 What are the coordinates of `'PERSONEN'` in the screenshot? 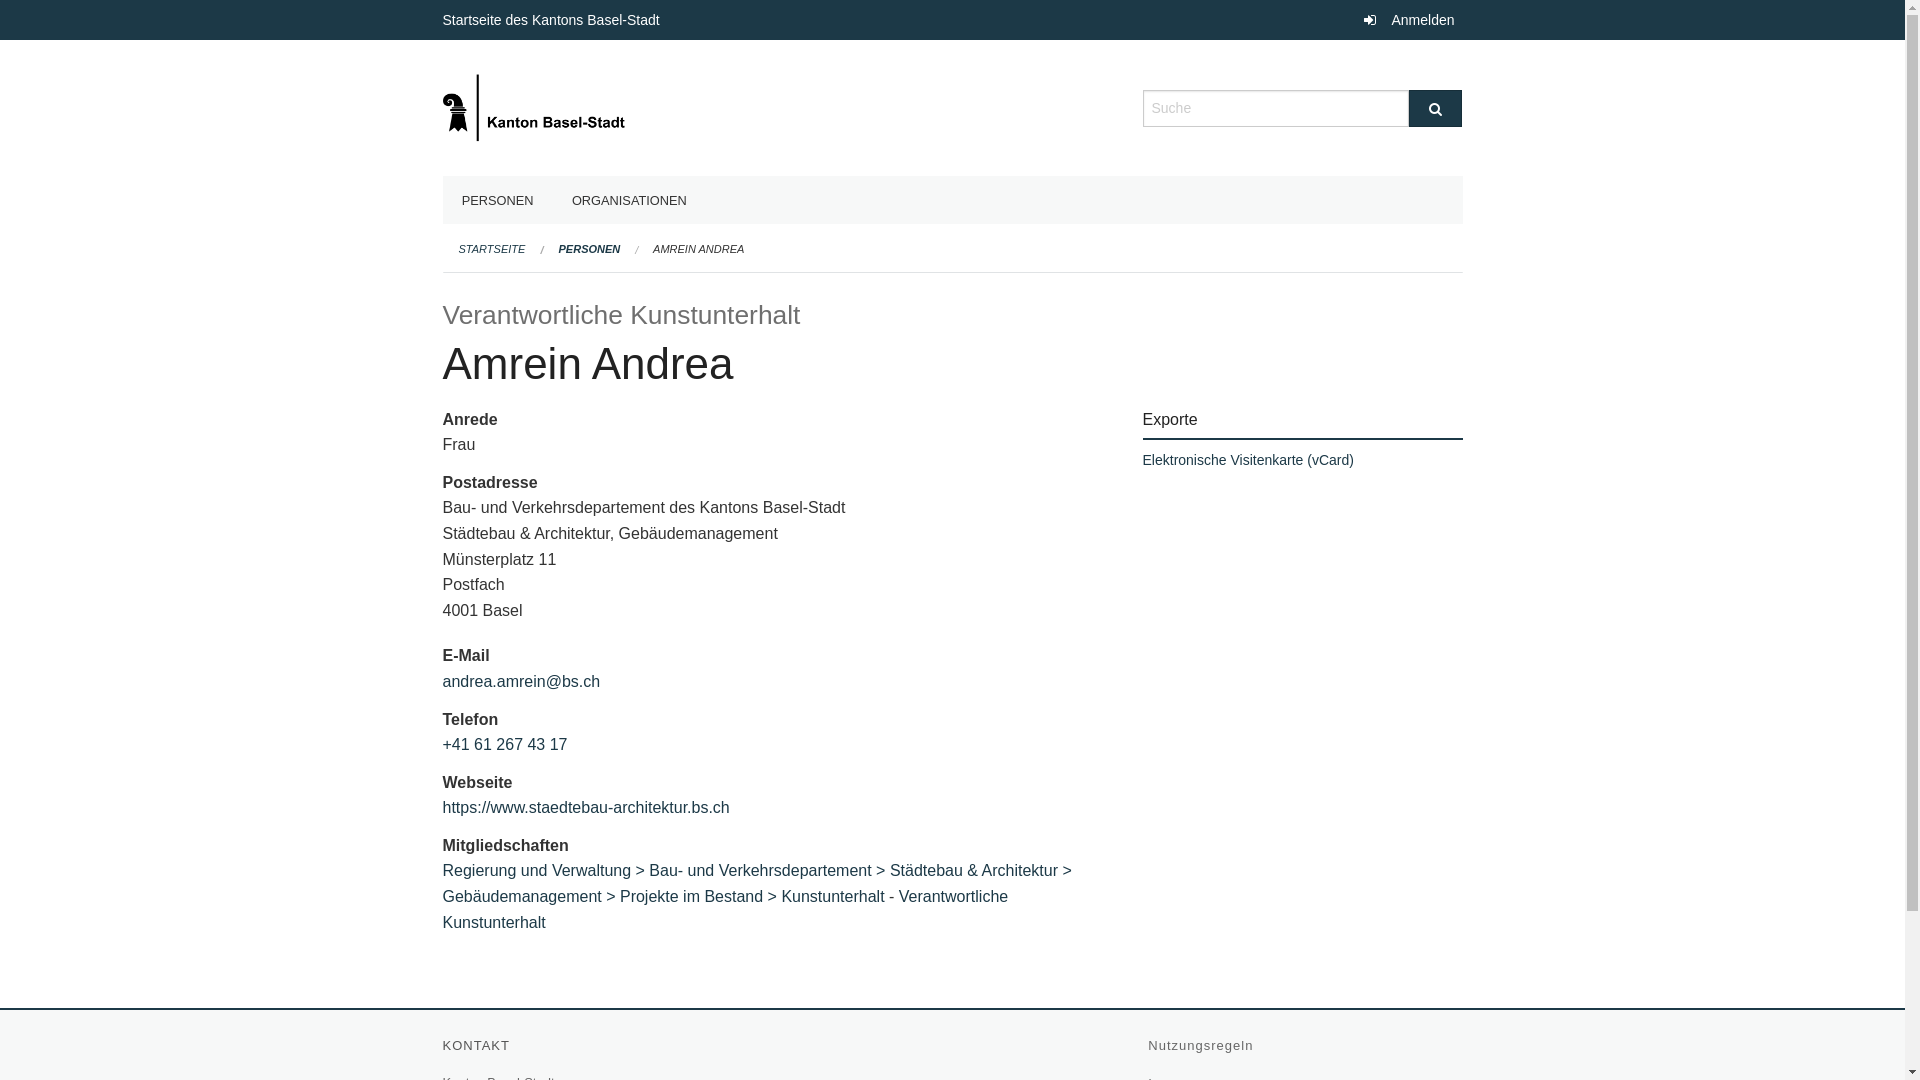 It's located at (497, 200).